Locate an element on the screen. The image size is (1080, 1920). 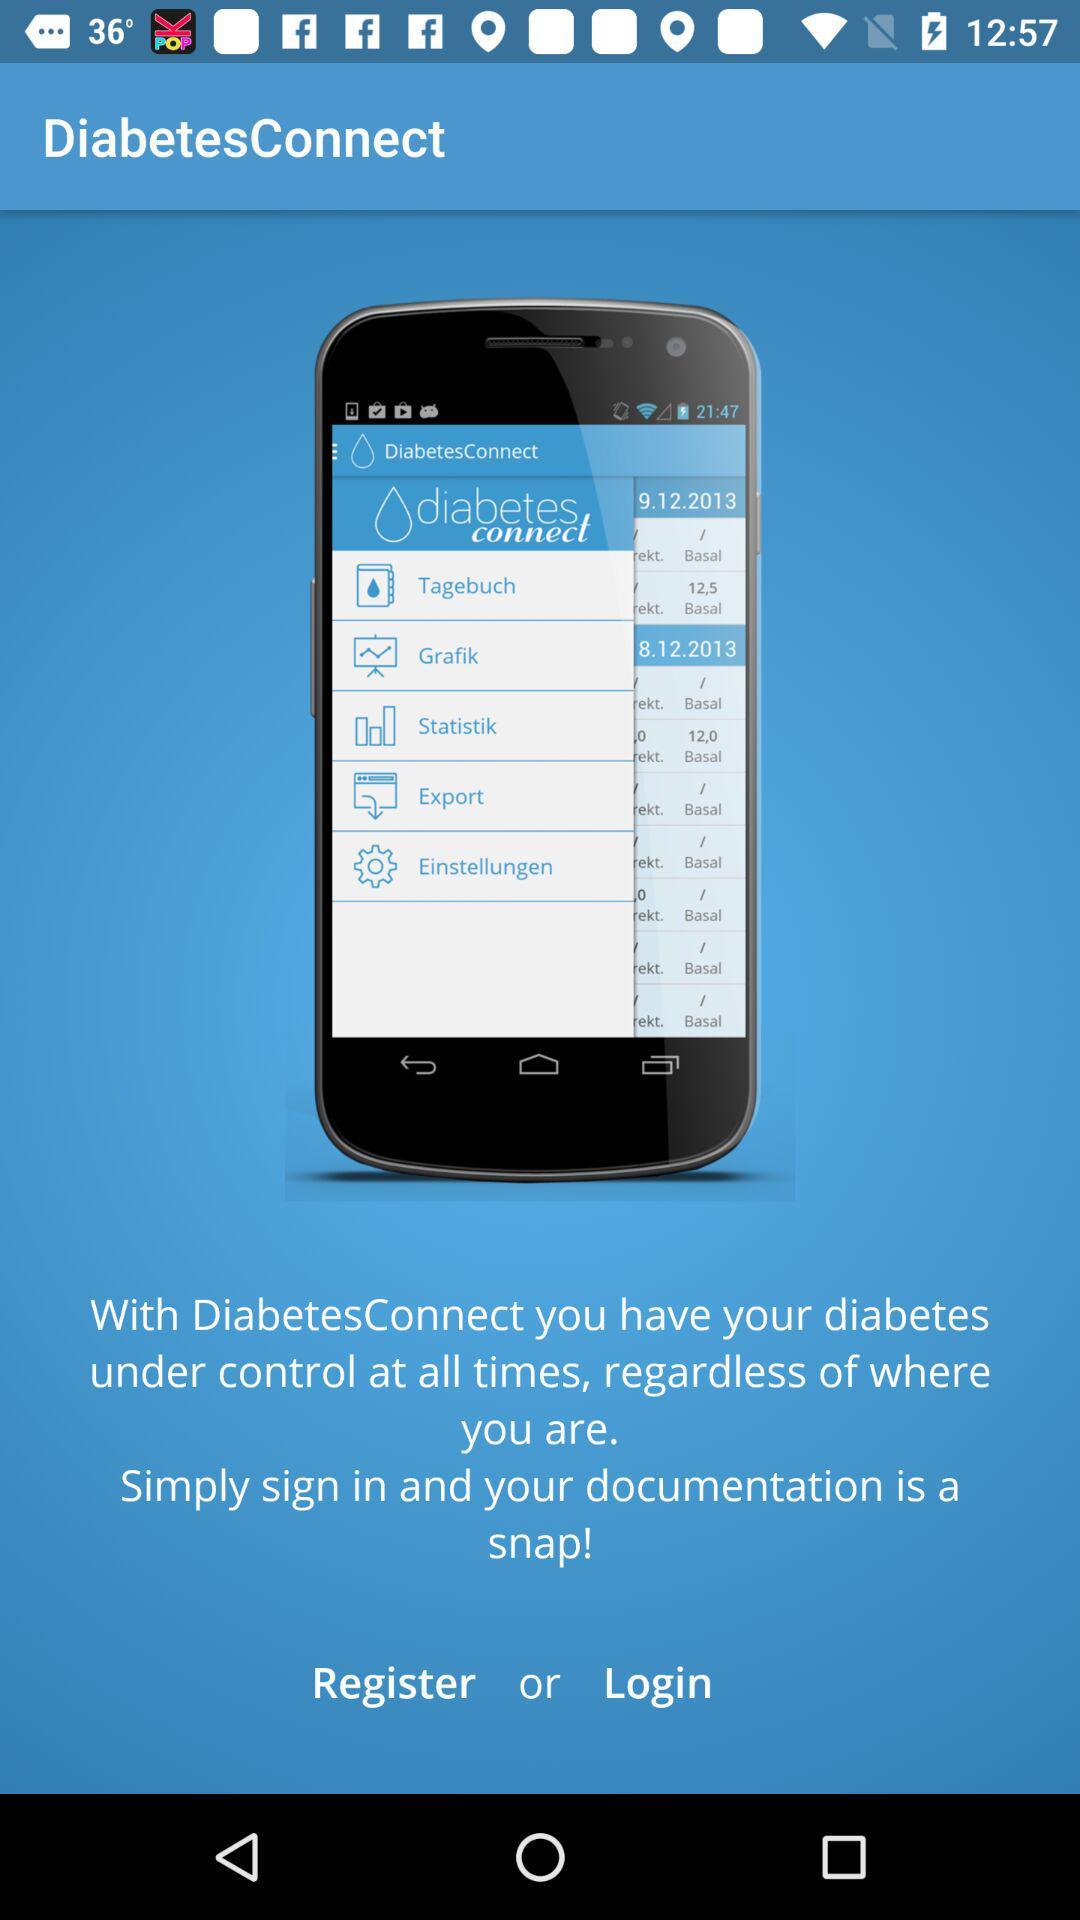
the login is located at coordinates (658, 1680).